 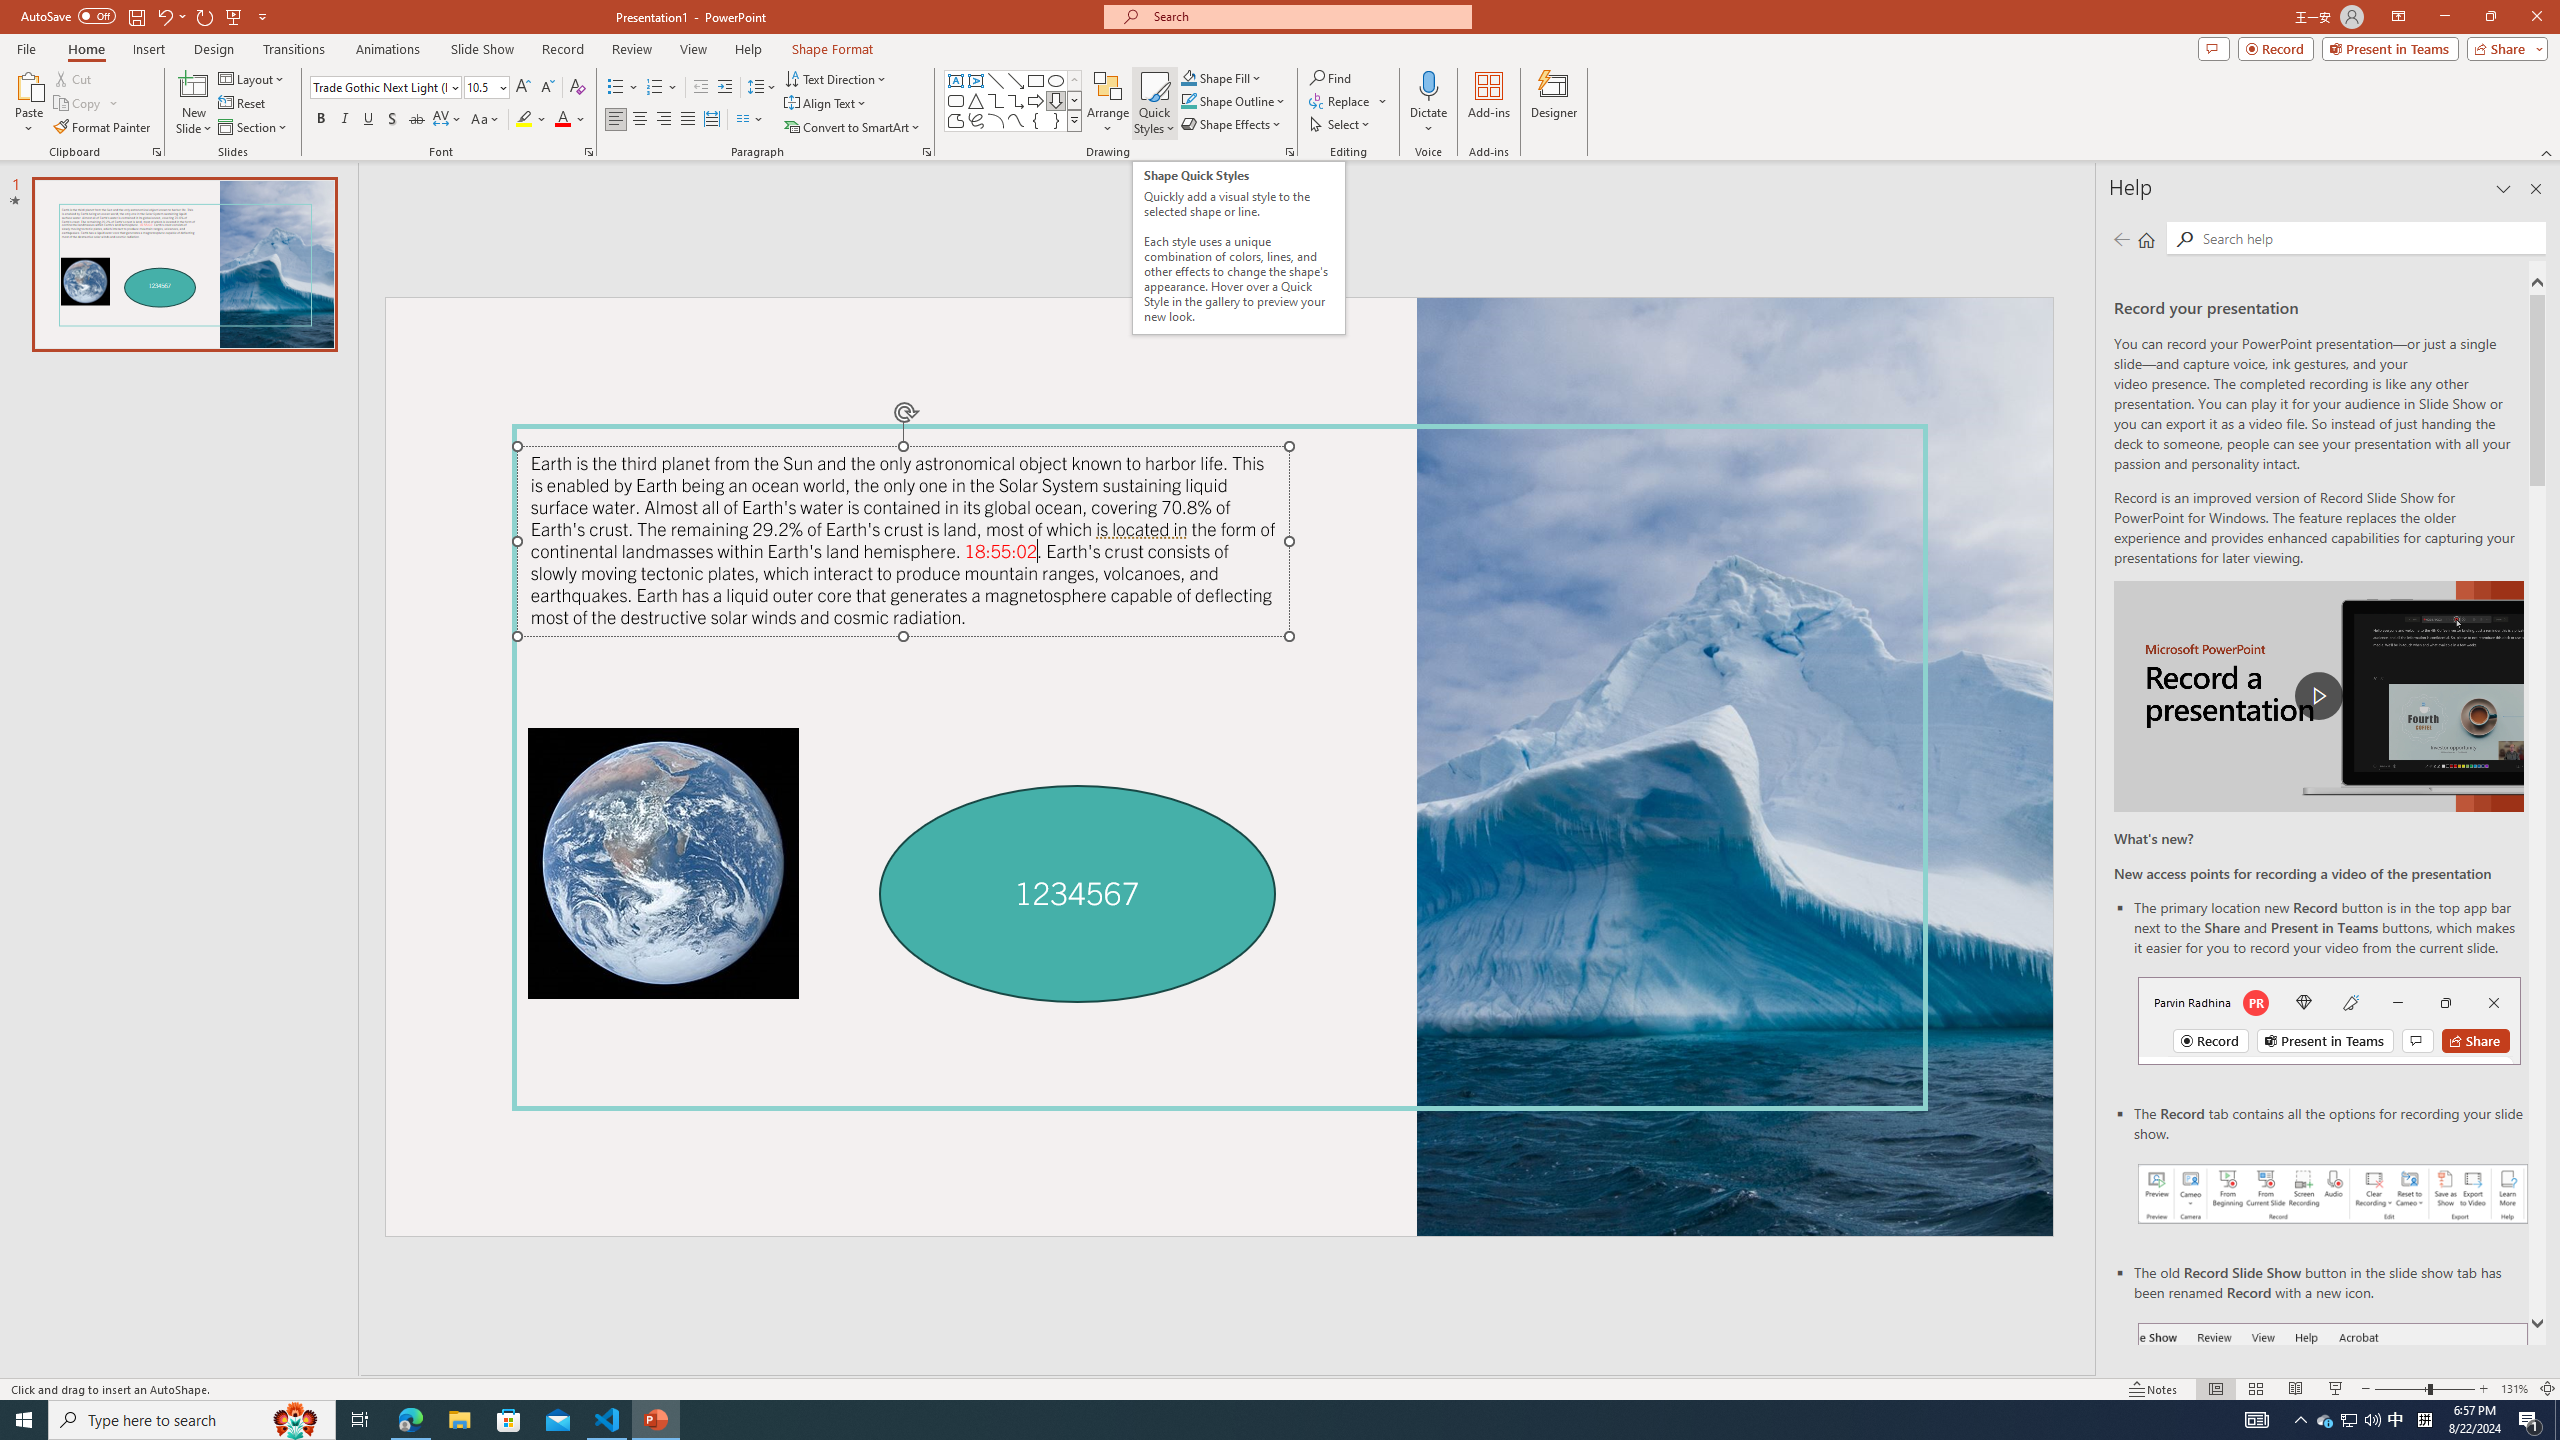 I want to click on 'Increase Font Size', so click(x=522, y=87).